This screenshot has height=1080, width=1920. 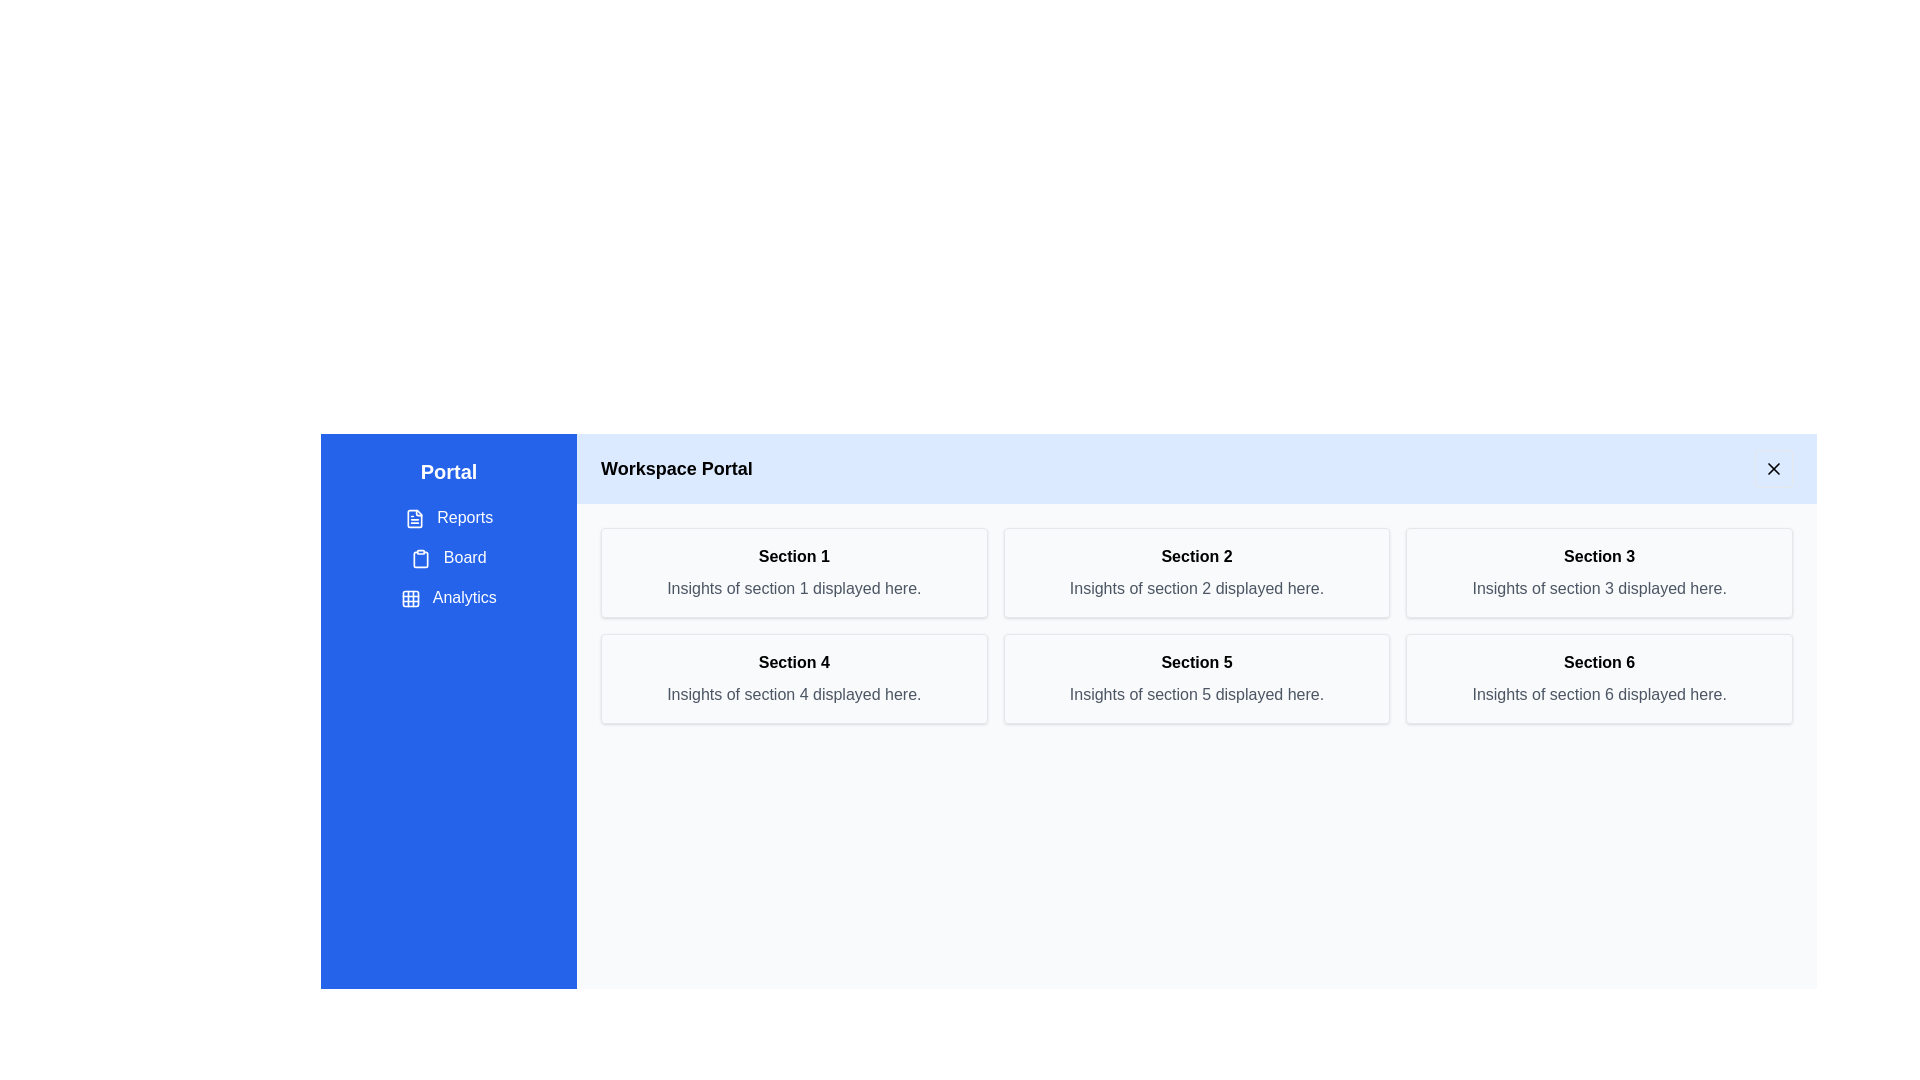 I want to click on the bold title text 'Section 4' located in the second row, first column of the card layout, so click(x=793, y=663).